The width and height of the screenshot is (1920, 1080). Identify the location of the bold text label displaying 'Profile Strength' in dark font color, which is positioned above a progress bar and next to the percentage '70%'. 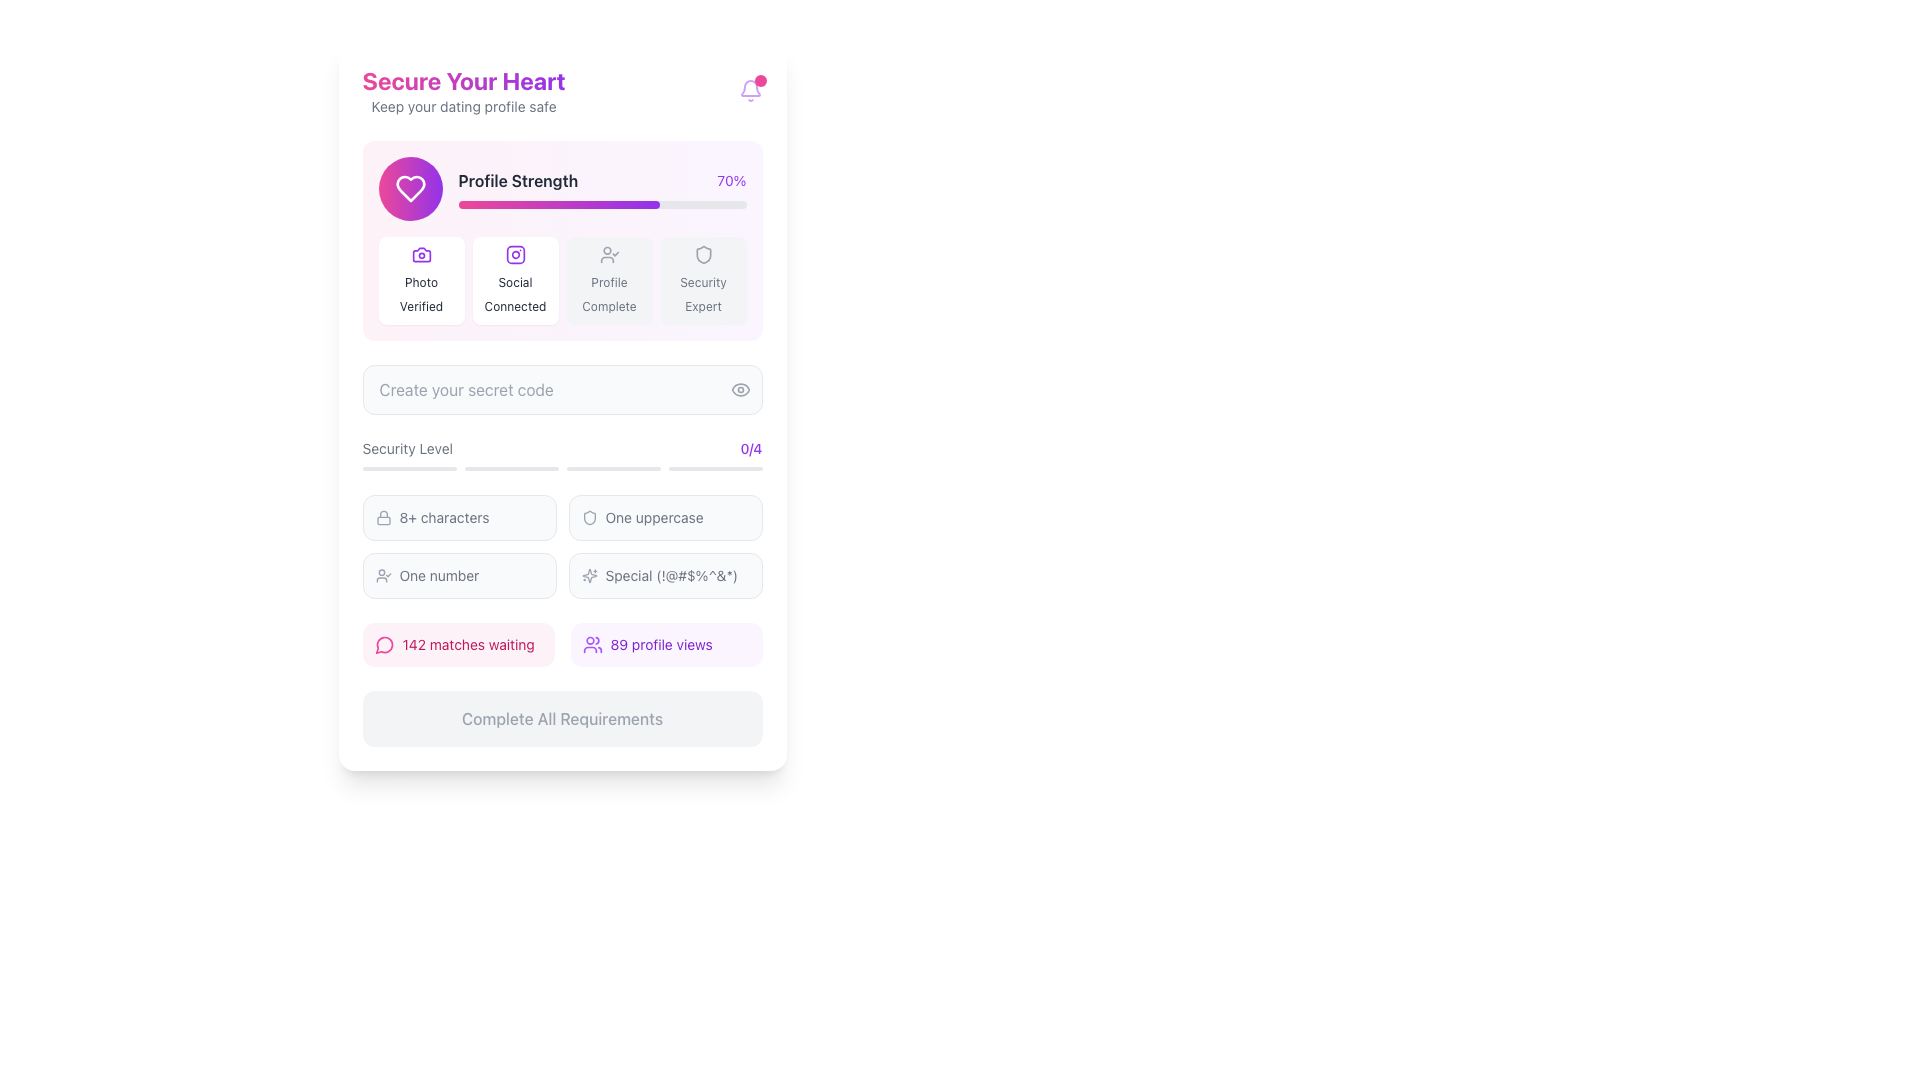
(518, 181).